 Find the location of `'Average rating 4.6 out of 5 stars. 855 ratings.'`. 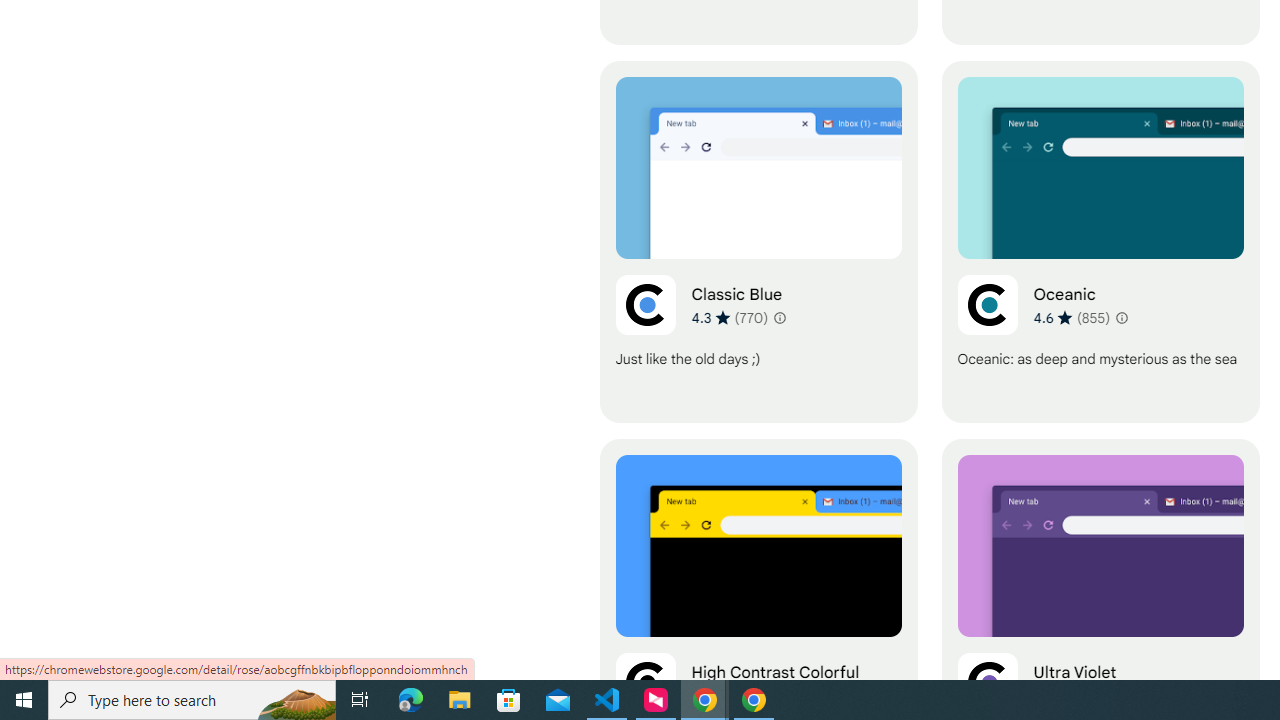

'Average rating 4.6 out of 5 stars. 855 ratings.' is located at coordinates (1071, 316).